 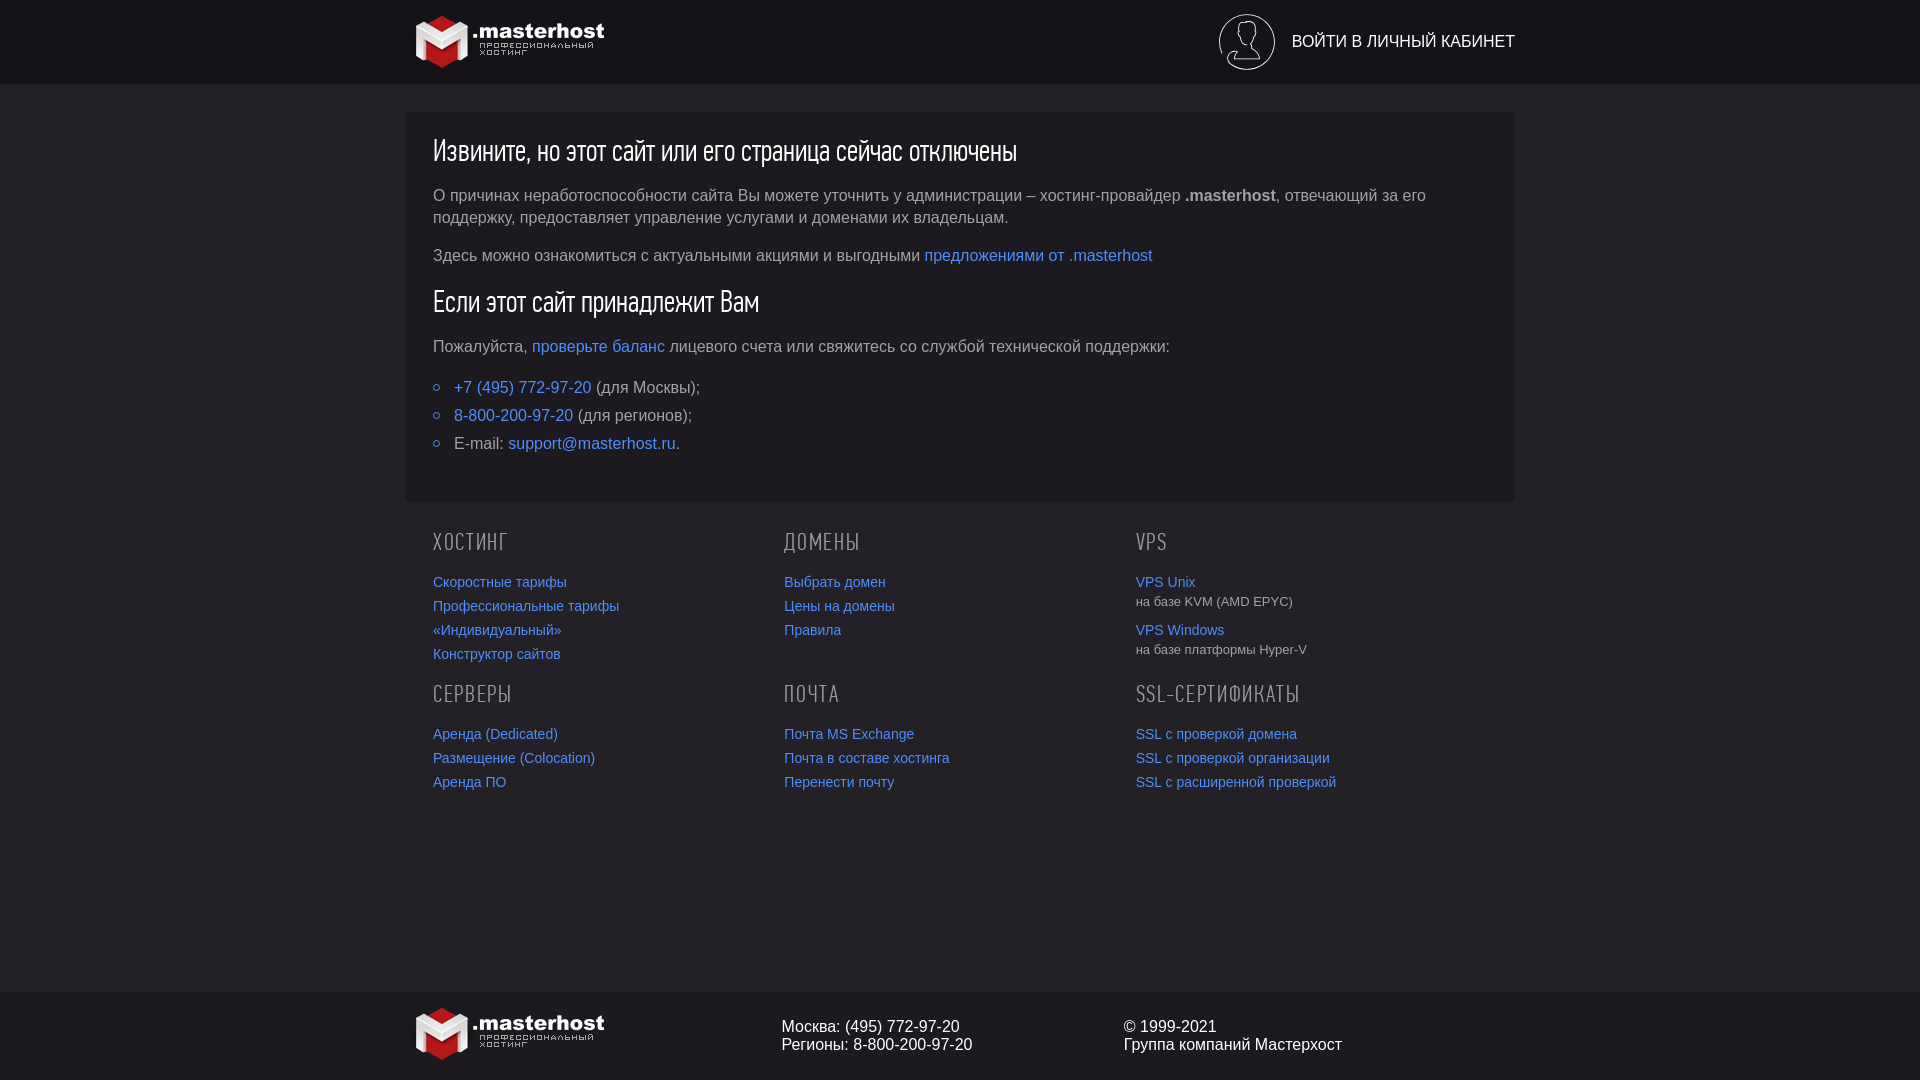 What do you see at coordinates (1136, 542) in the screenshot?
I see `'VPS'` at bounding box center [1136, 542].